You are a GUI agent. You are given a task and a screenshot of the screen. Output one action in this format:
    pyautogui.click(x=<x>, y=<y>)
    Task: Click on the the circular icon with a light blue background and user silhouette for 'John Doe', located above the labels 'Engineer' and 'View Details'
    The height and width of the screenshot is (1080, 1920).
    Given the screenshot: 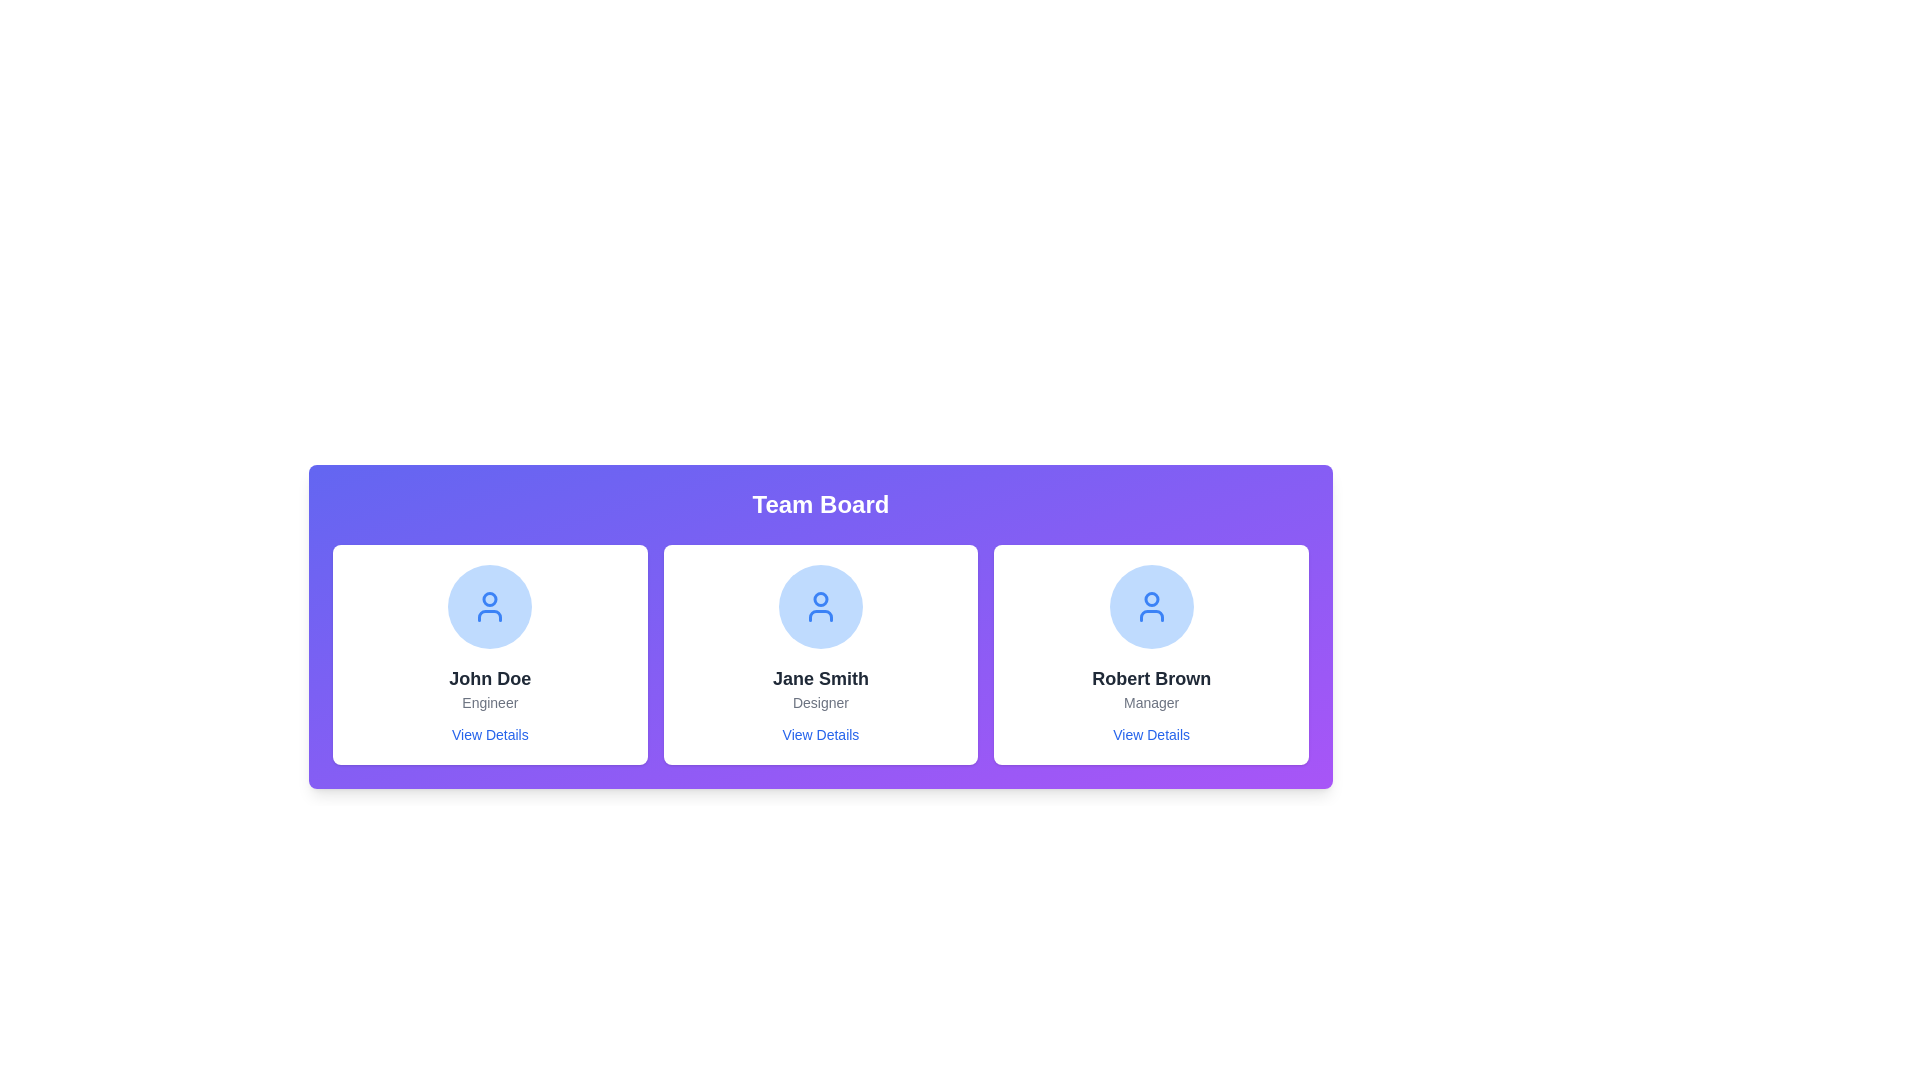 What is the action you would take?
    pyautogui.click(x=490, y=605)
    